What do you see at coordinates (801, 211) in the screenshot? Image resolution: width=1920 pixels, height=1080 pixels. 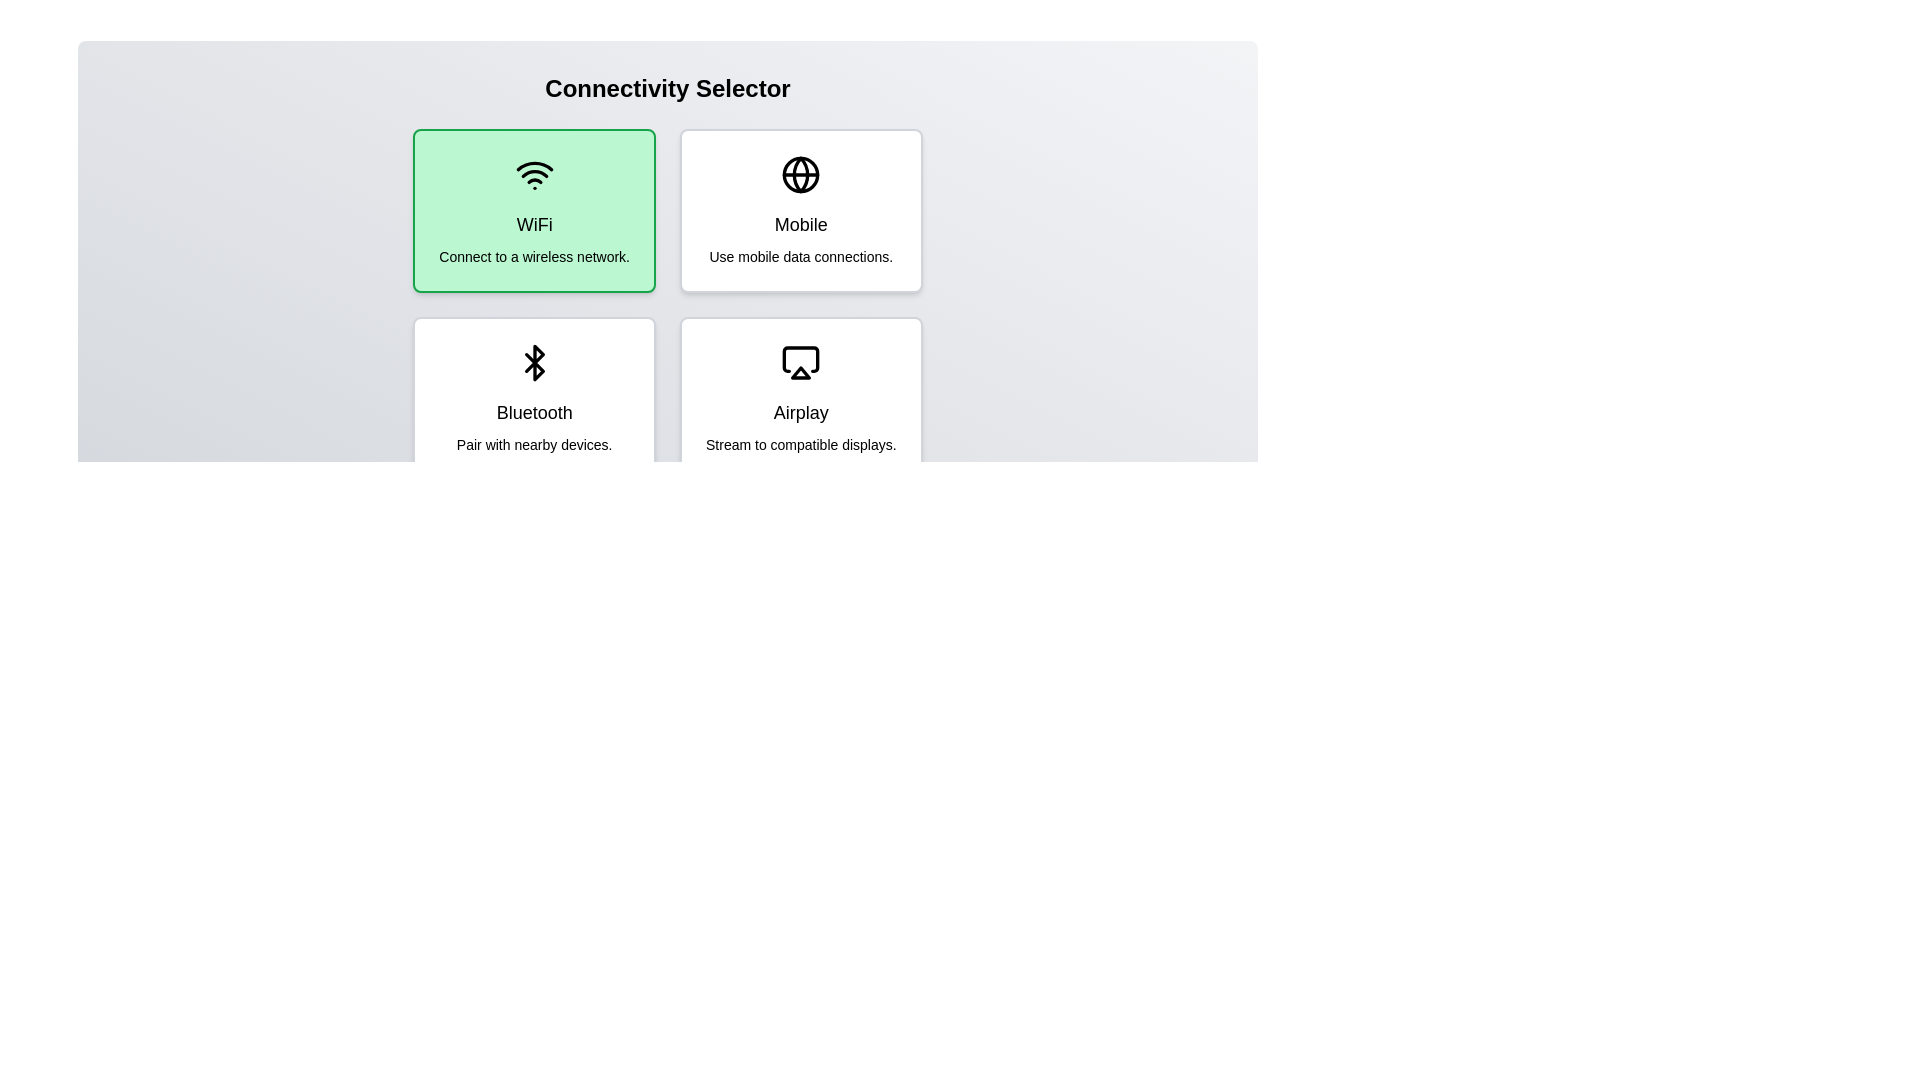 I see `the connectivity option Mobile` at bounding box center [801, 211].